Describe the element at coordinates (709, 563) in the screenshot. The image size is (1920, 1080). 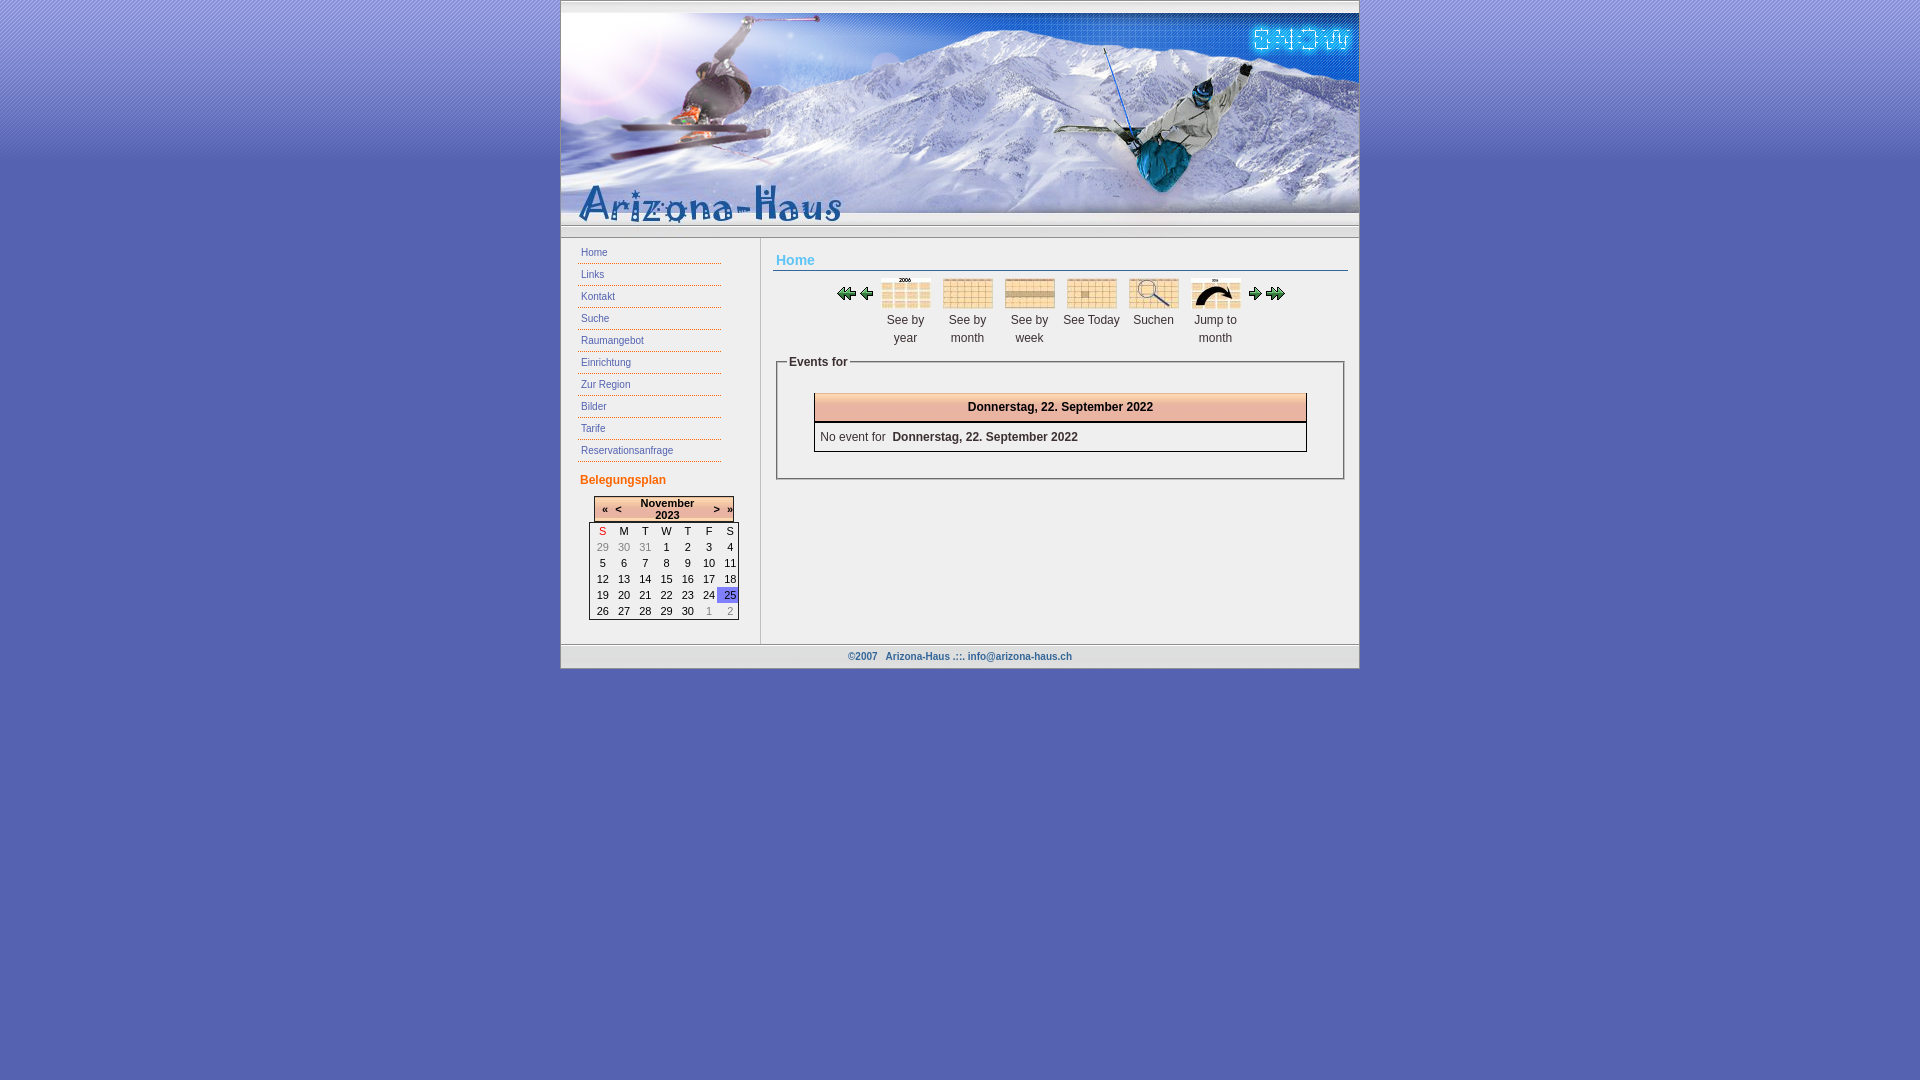
I see `'10'` at that location.